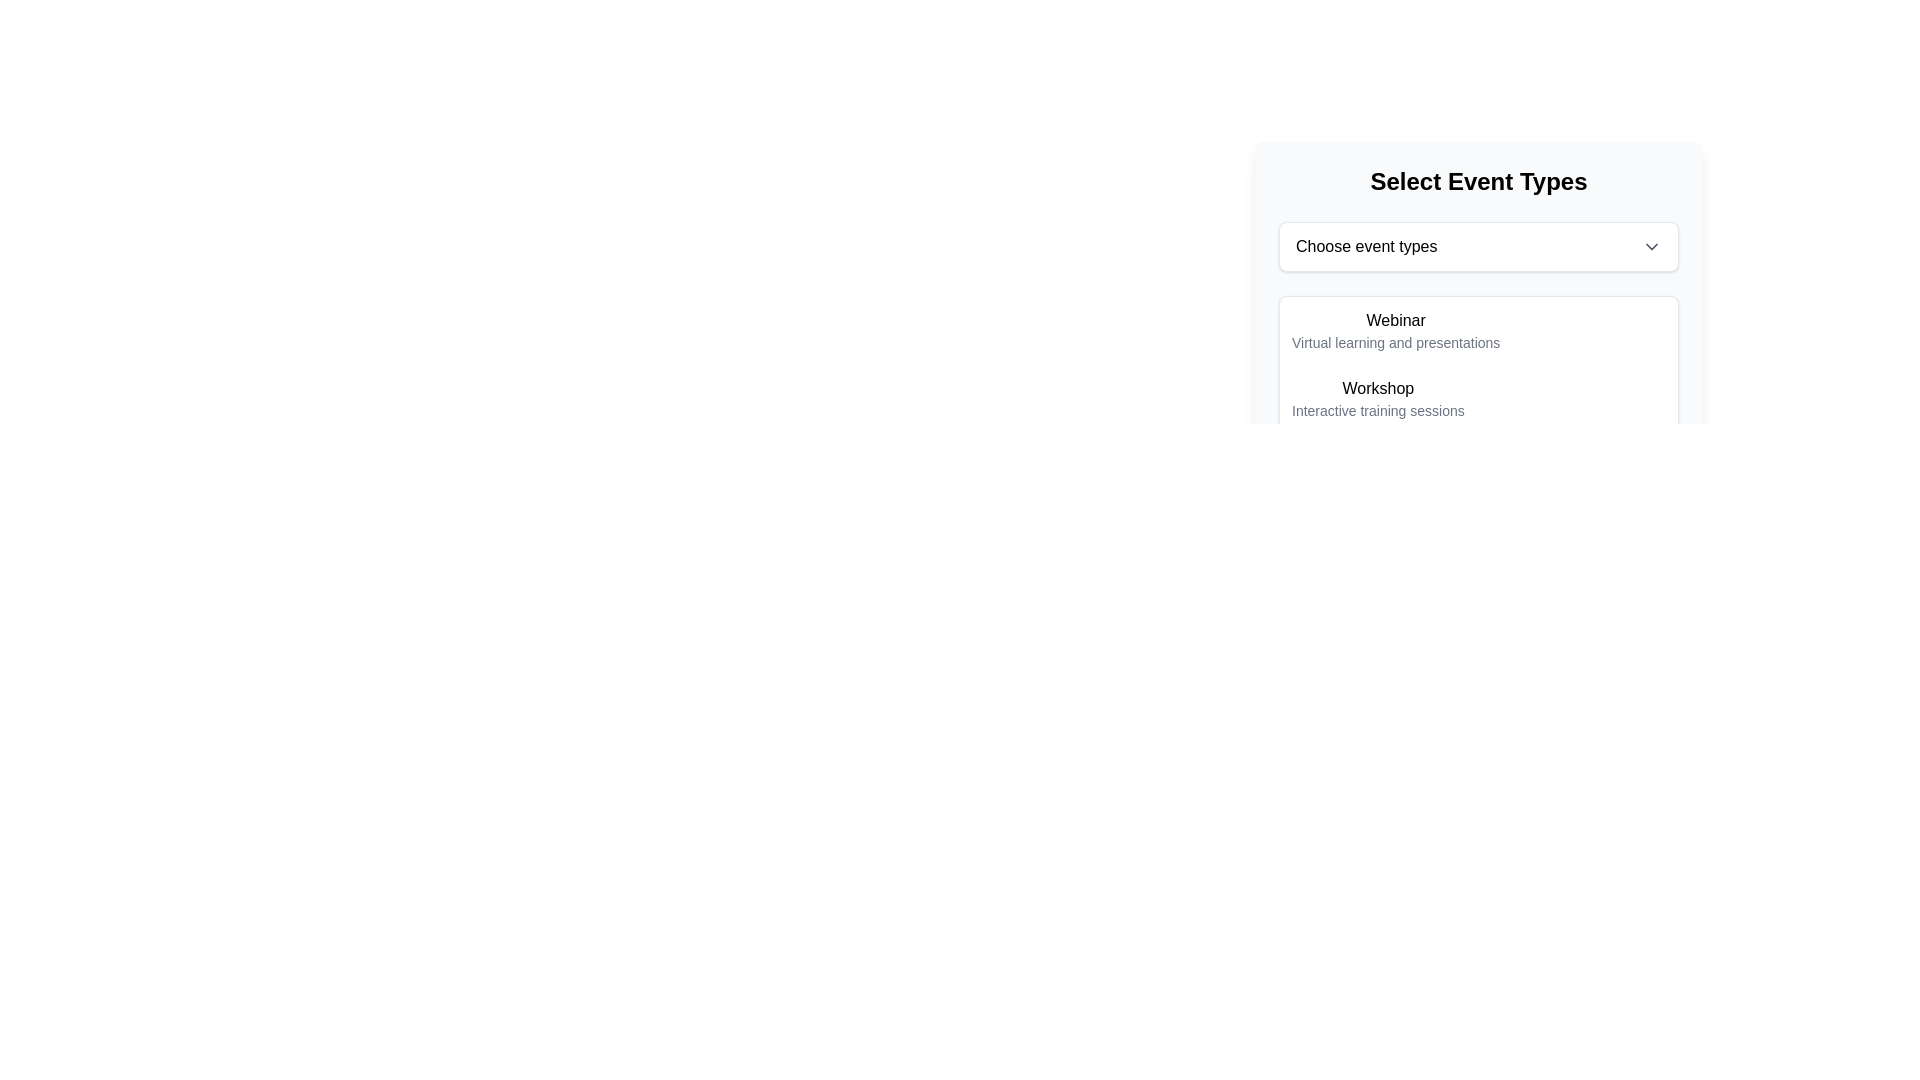 The width and height of the screenshot is (1920, 1080). Describe the element at coordinates (1651, 245) in the screenshot. I see `the downward-pointing chevron icon, which is located at the far right end of the 'Choose event types' box` at that location.